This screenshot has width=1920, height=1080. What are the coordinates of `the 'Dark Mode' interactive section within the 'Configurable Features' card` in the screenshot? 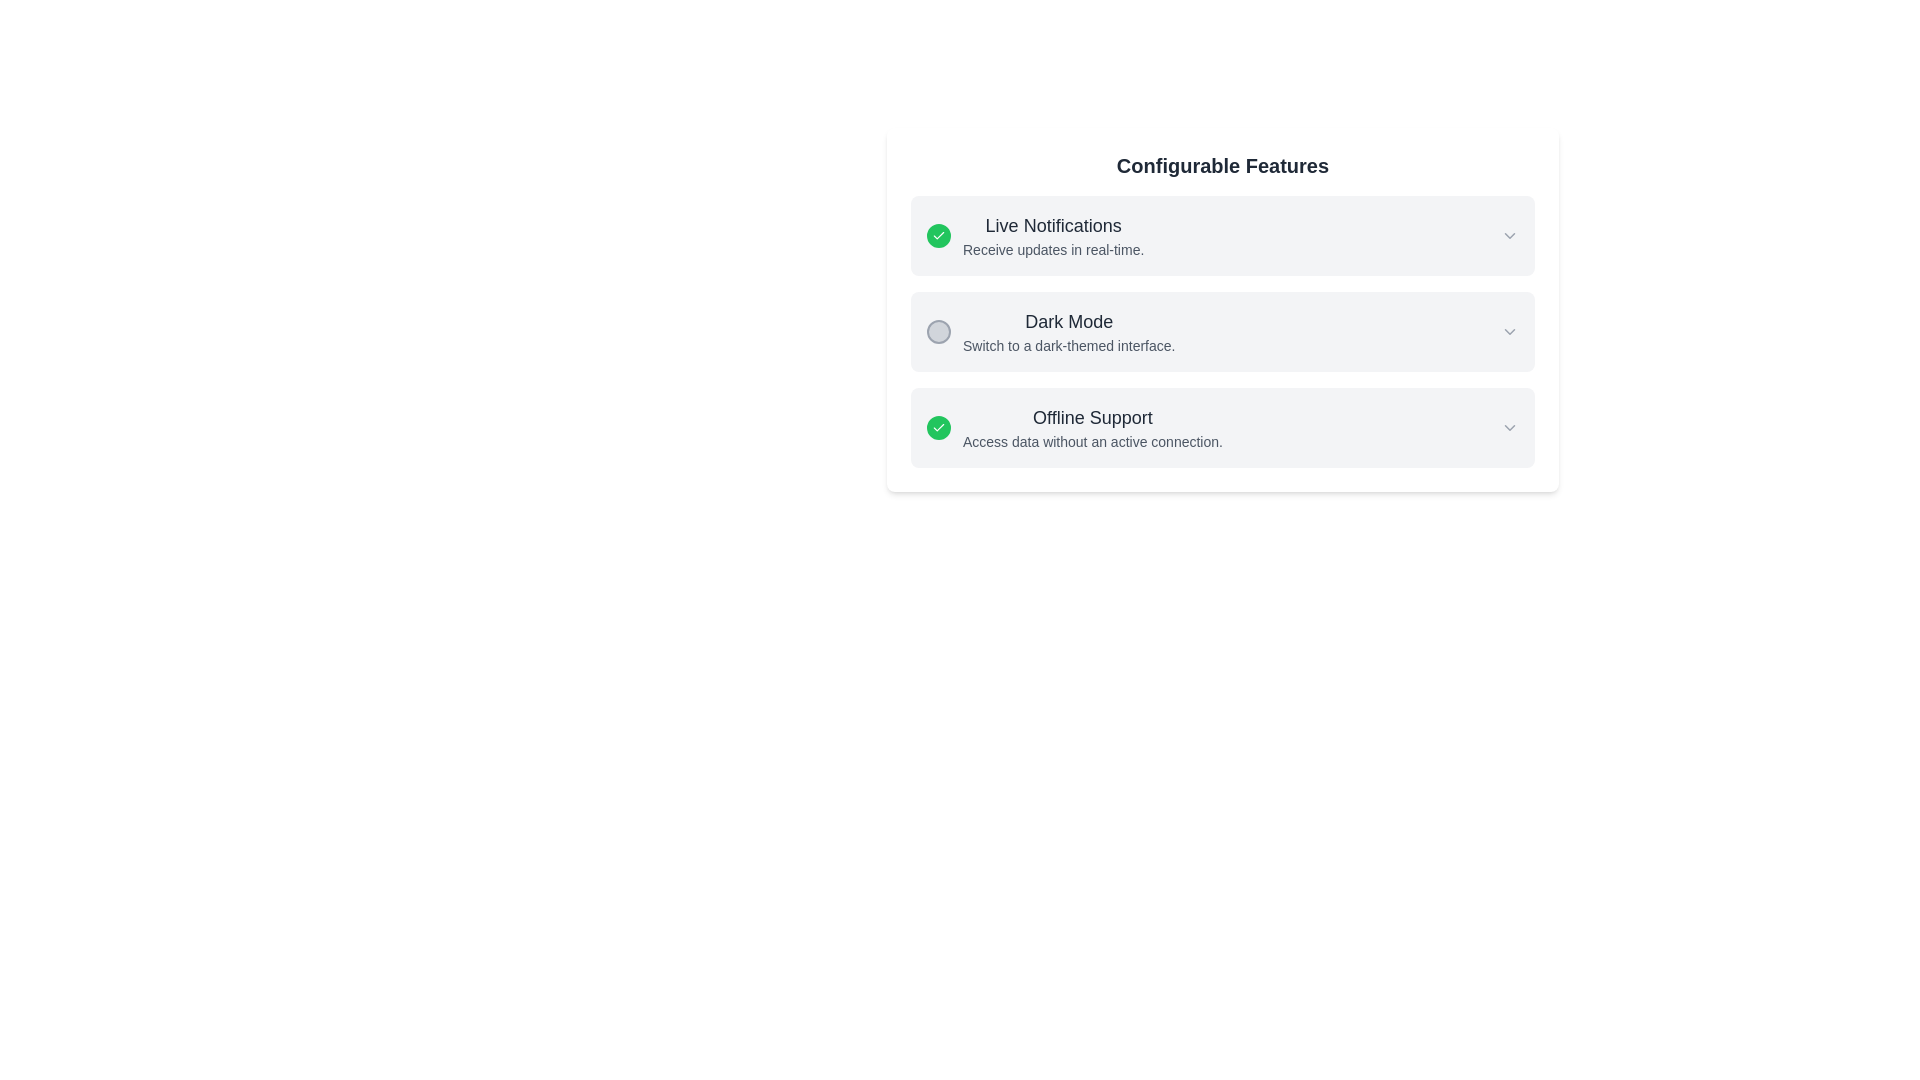 It's located at (1222, 330).